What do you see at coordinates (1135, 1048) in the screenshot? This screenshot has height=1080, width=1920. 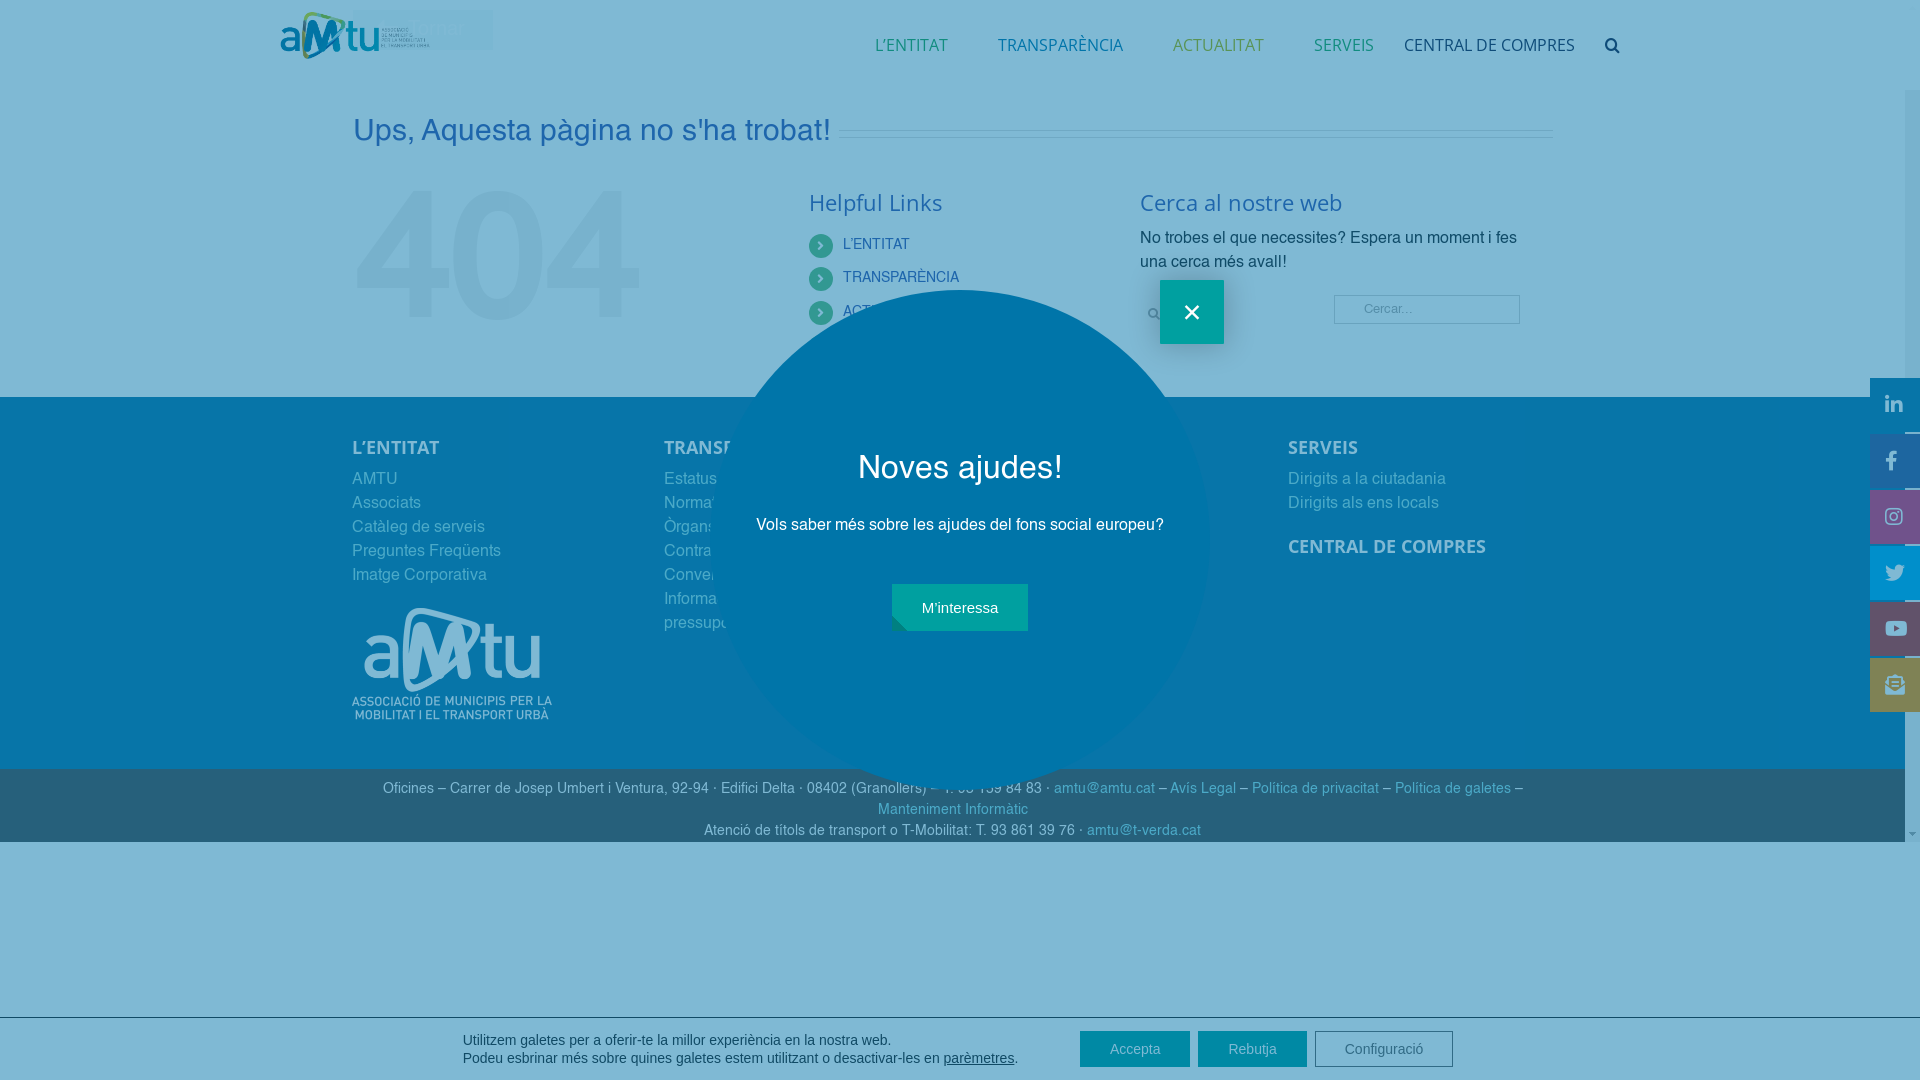 I see `'Accepta'` at bounding box center [1135, 1048].